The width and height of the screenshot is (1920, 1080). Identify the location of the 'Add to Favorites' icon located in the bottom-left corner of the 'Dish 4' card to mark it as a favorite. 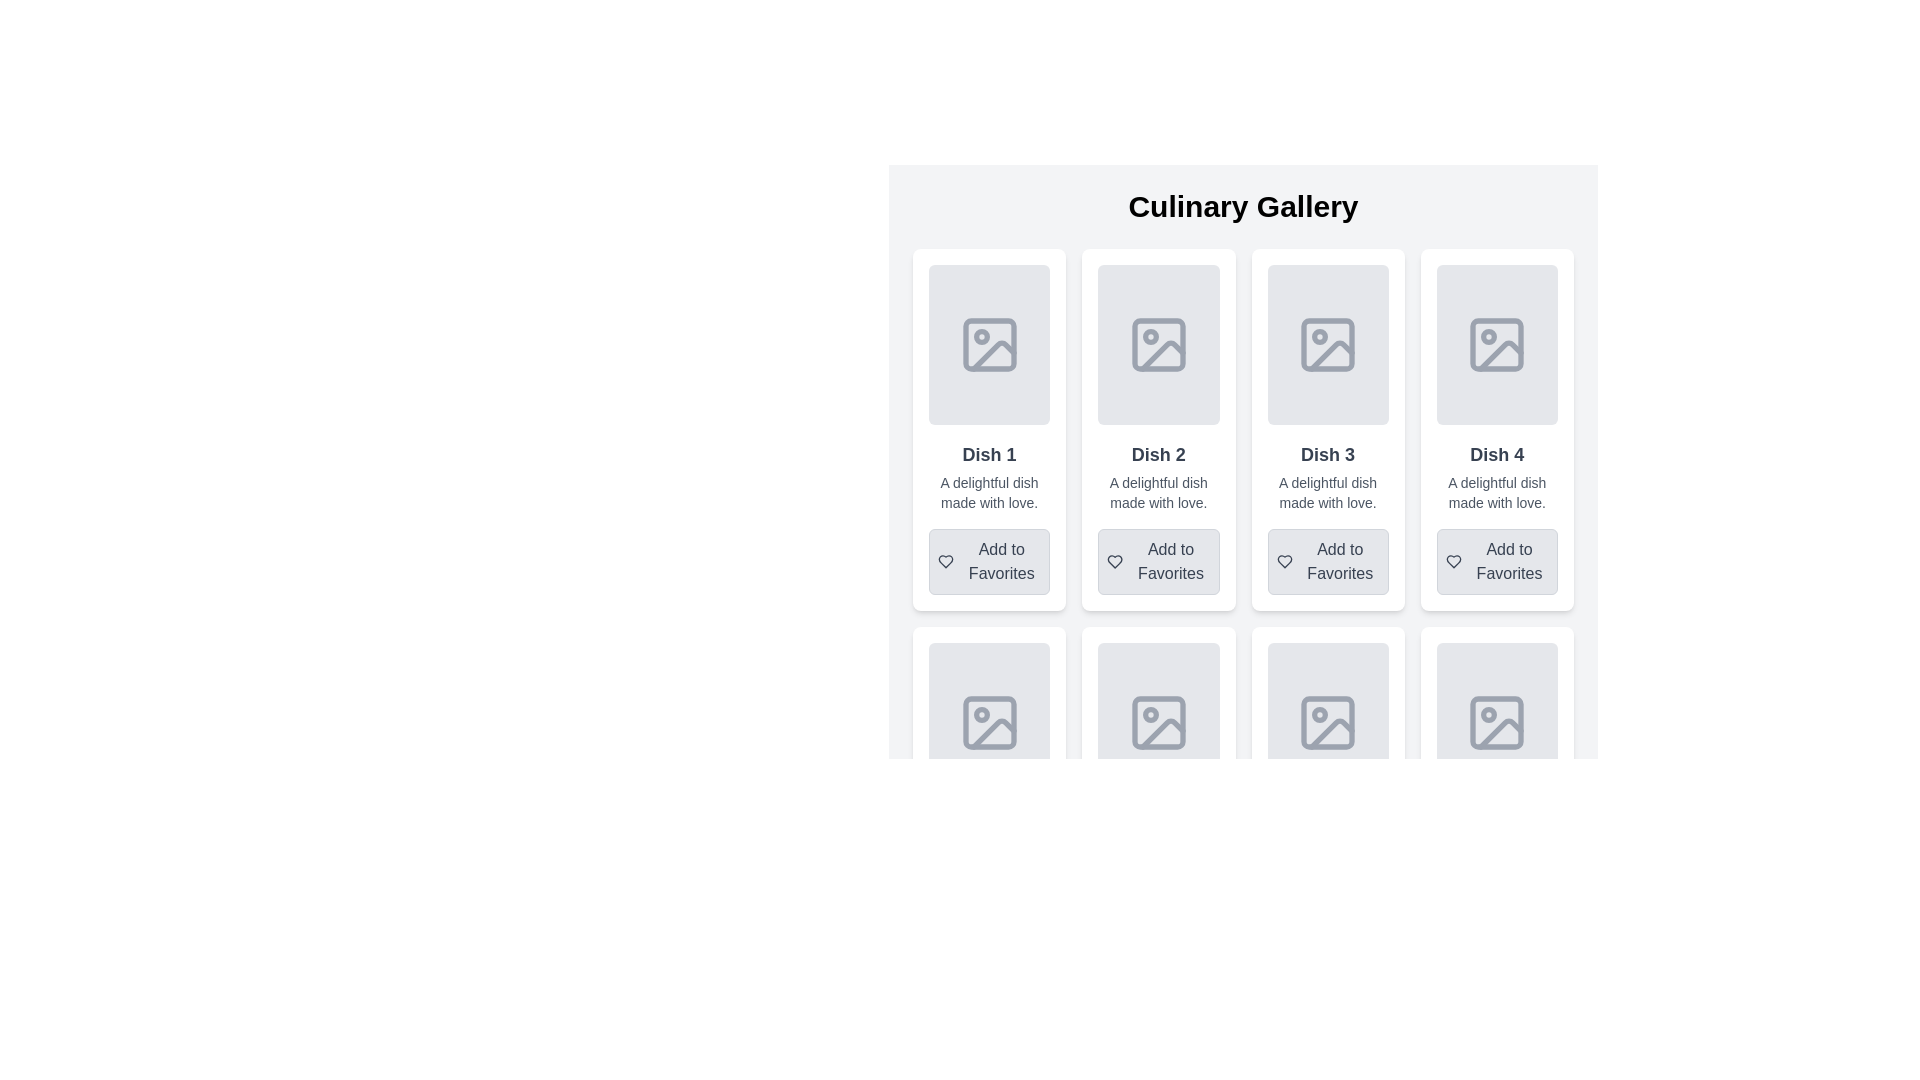
(1453, 562).